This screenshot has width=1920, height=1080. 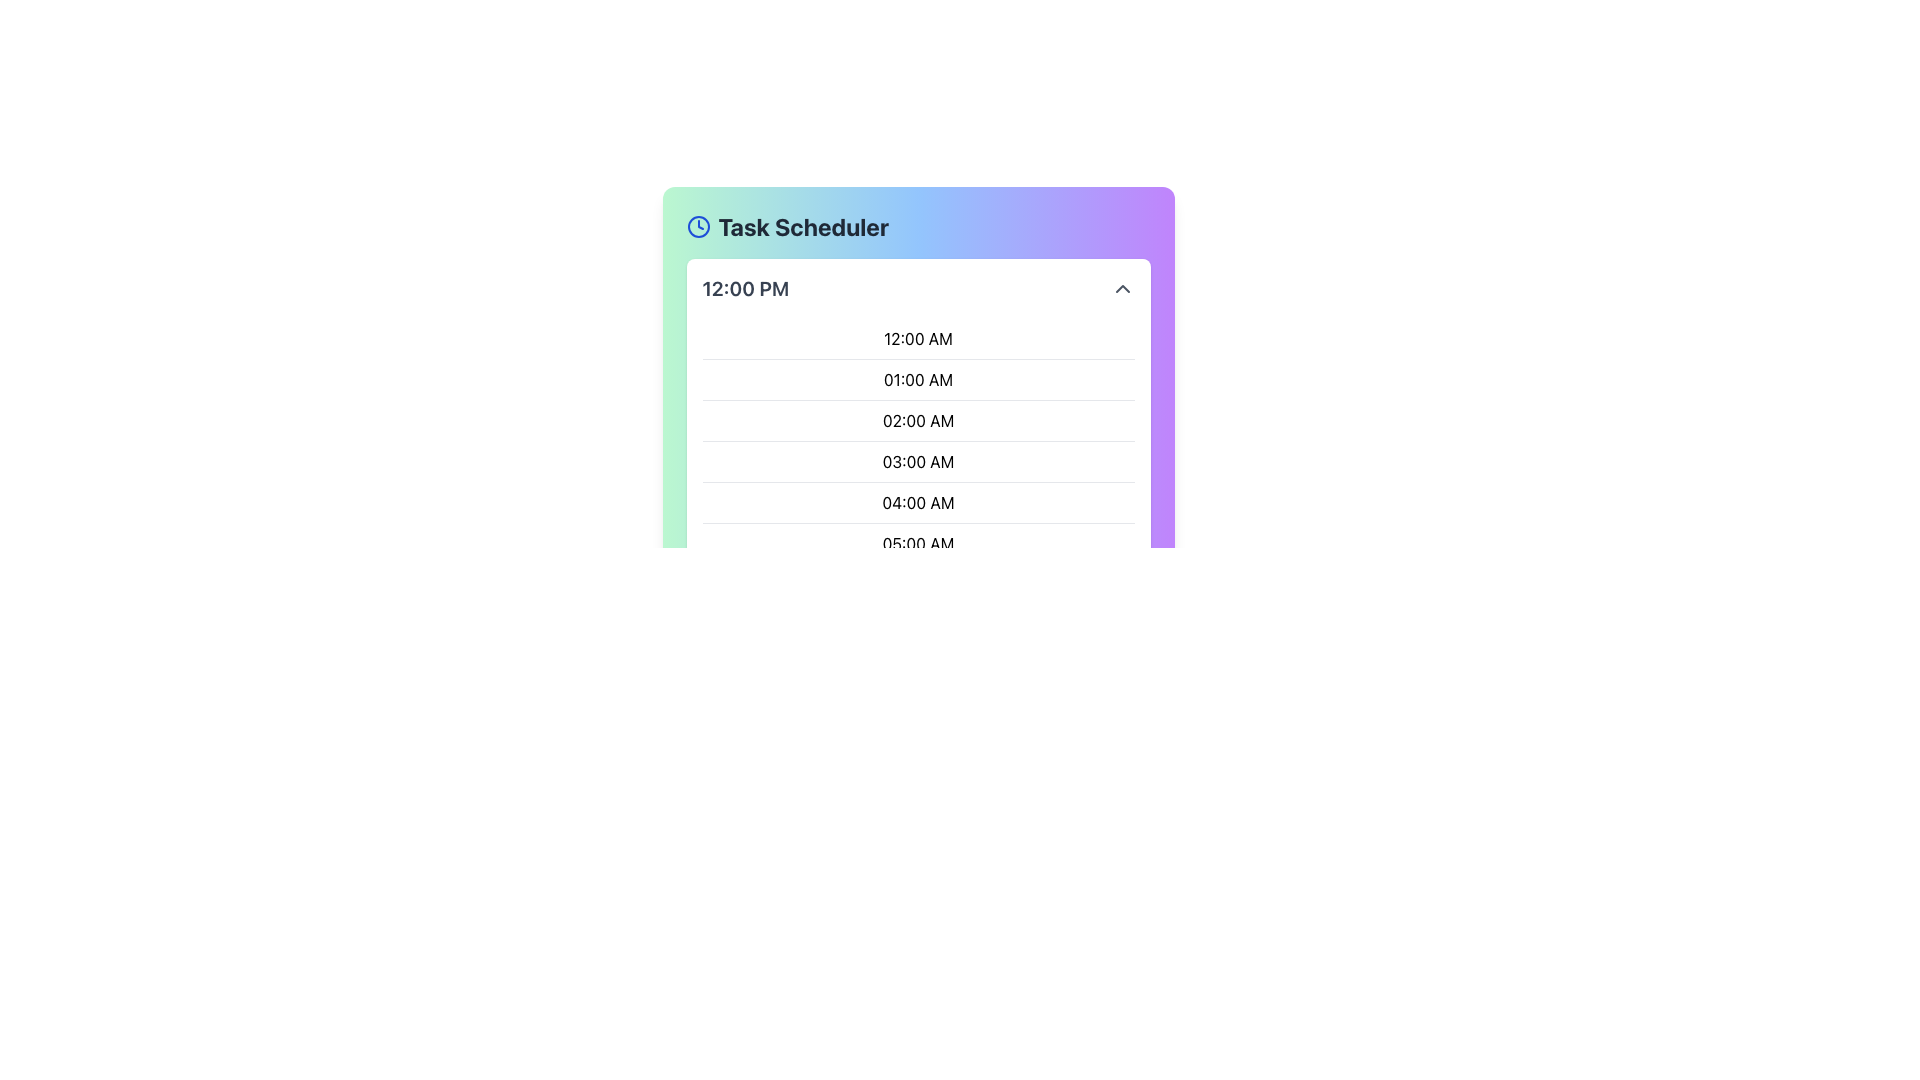 What do you see at coordinates (1122, 289) in the screenshot?
I see `the upward chevron-shaped gray button located at the far-right end of the horizontal bar displaying '12:00 PM', which is aligned with the vertical center of the bar` at bounding box center [1122, 289].